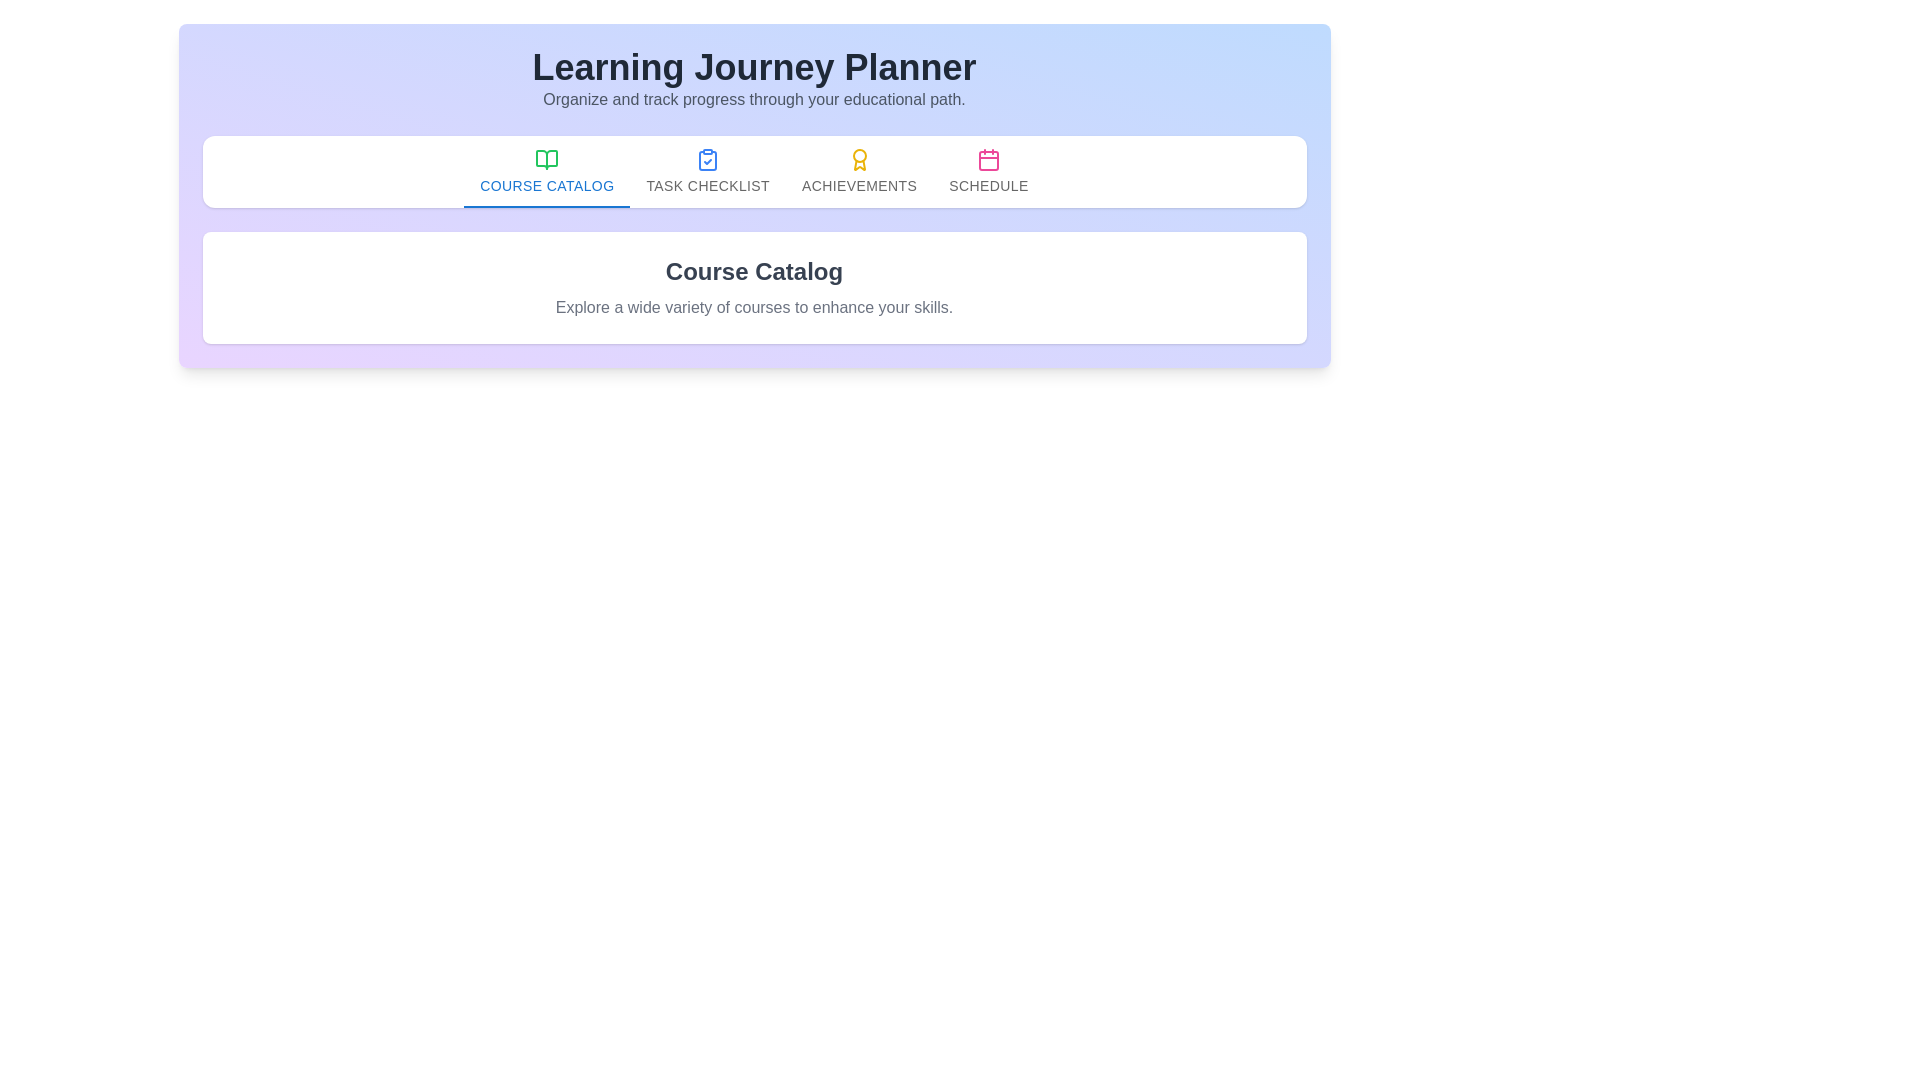 The width and height of the screenshot is (1920, 1080). What do you see at coordinates (547, 159) in the screenshot?
I see `the open book icon located in the 'COURSE CATALOG' navigation tab area, positioned centrally above the text label 'COURSE CATALOG'` at bounding box center [547, 159].